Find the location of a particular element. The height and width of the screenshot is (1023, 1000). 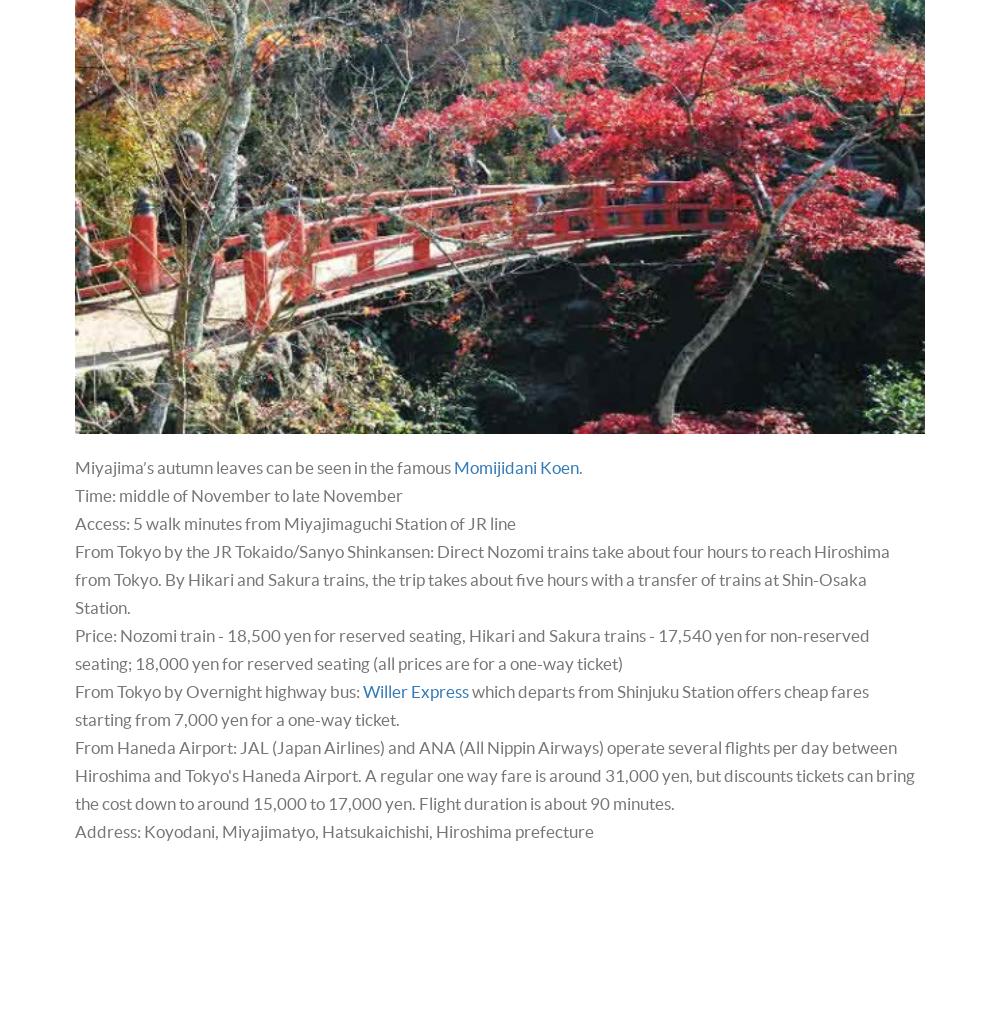

'Price: Nozomi train - 18,500 yen for reserved seating, Hikari and Sakura trains - 17,540 yen for non-reserved seating; 18,000 yen for reserved seating (all prices are for a one-way ticket)' is located at coordinates (471, 649).